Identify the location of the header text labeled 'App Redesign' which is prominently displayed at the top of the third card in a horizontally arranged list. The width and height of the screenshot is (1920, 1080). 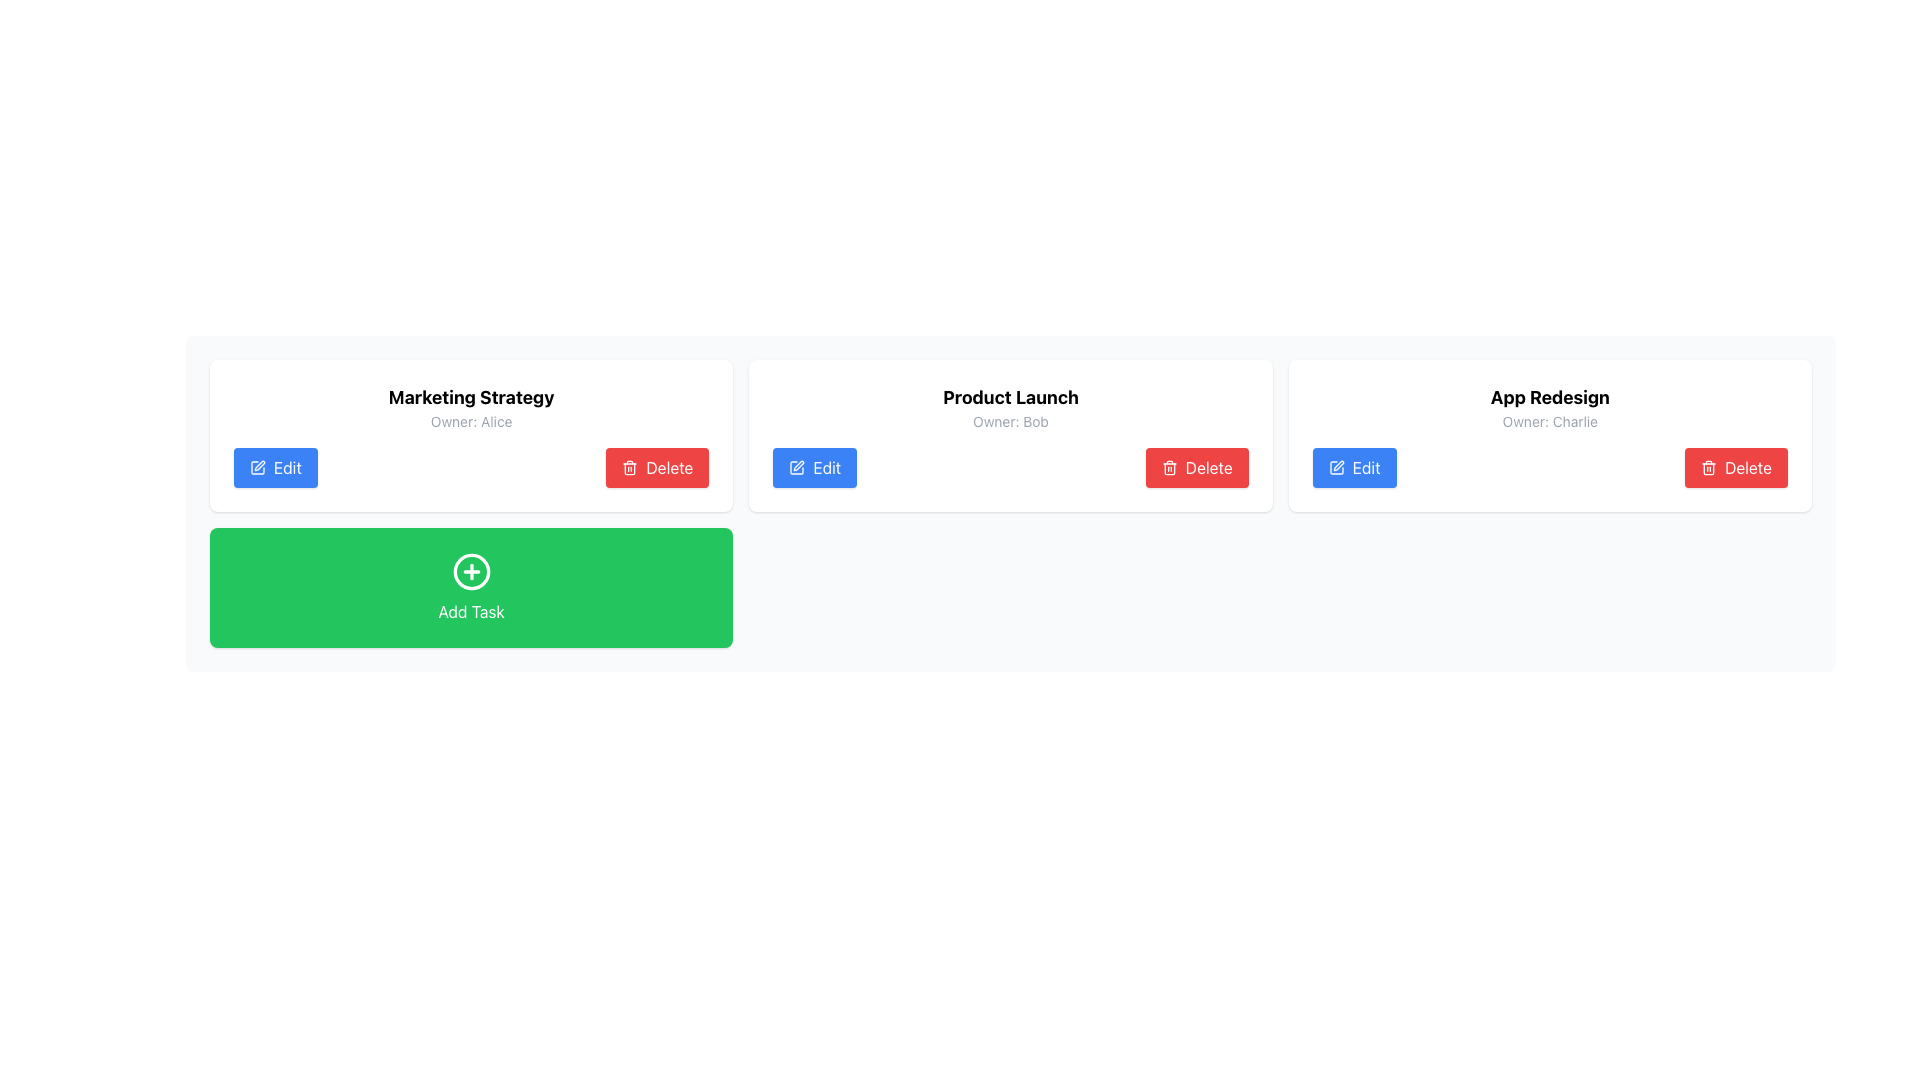
(1549, 397).